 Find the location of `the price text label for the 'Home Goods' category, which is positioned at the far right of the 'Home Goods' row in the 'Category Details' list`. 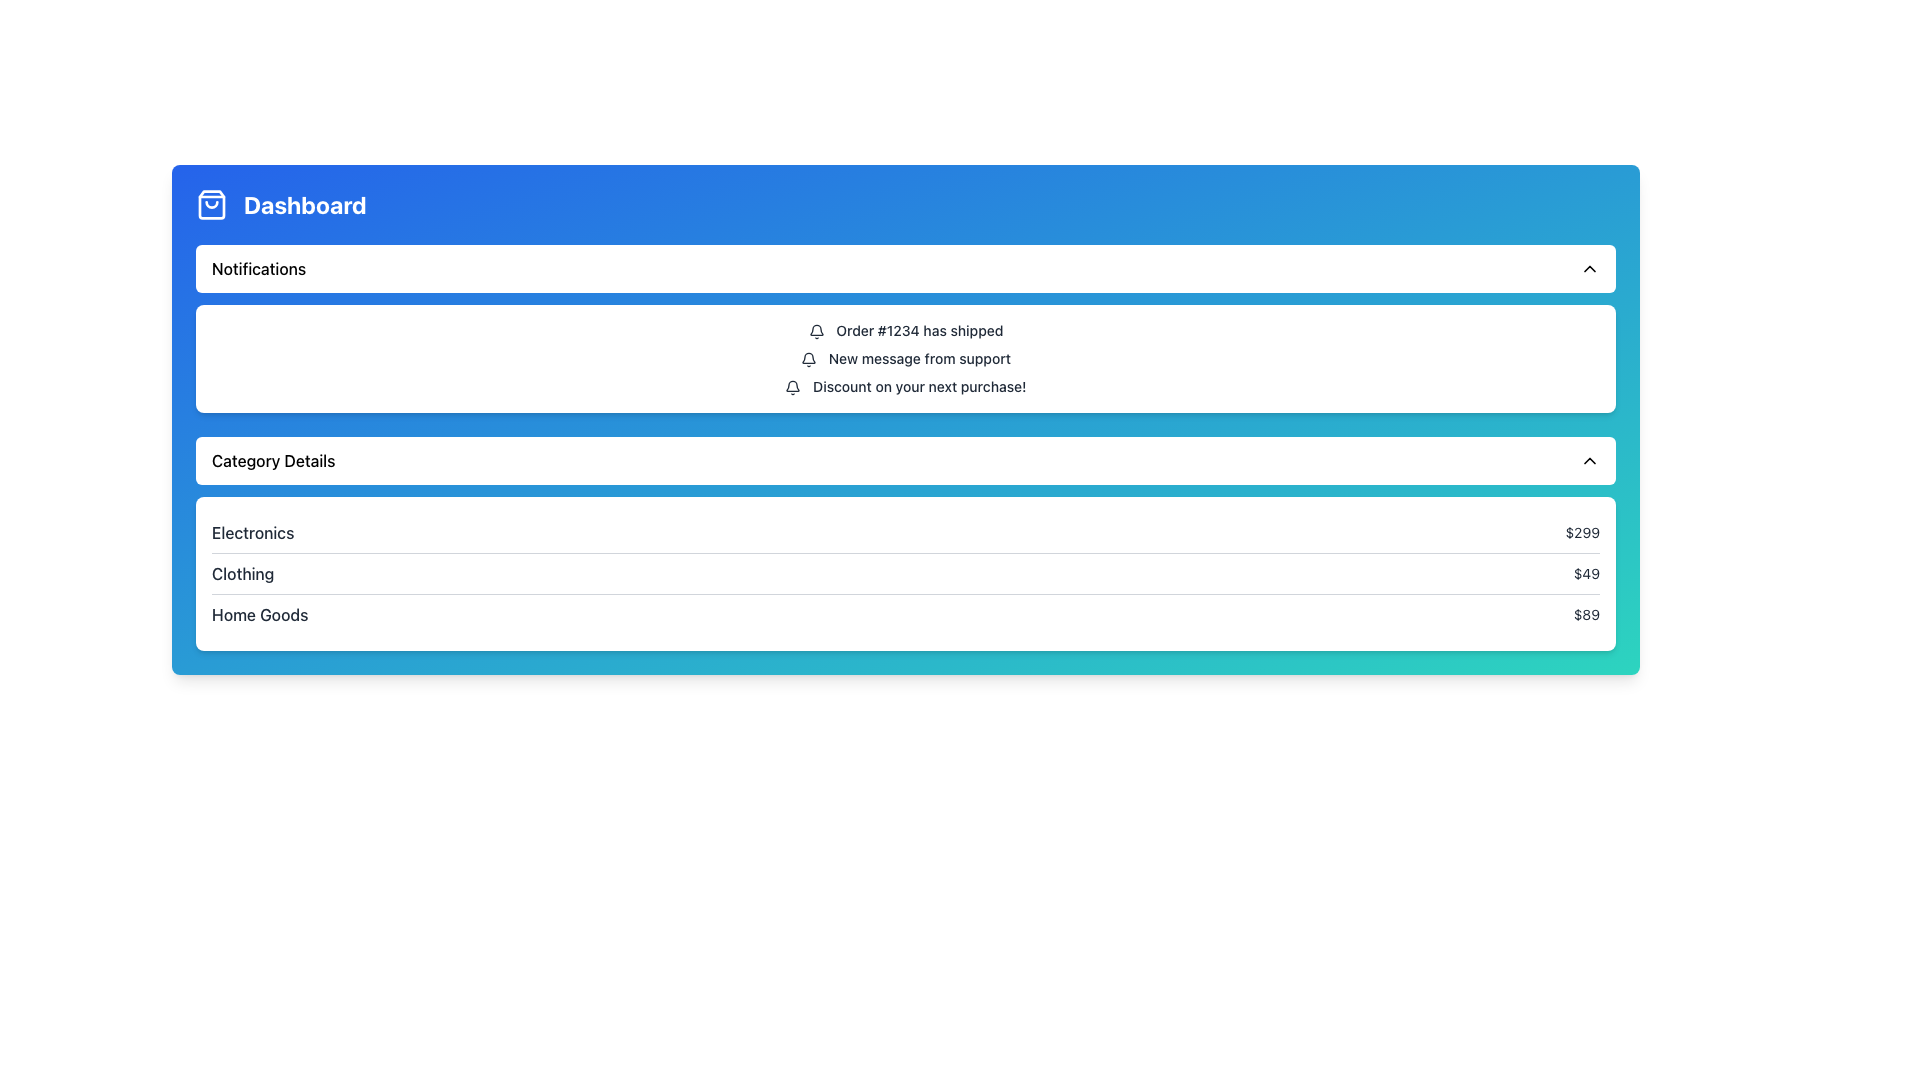

the price text label for the 'Home Goods' category, which is positioned at the far right of the 'Home Goods' row in the 'Category Details' list is located at coordinates (1585, 613).